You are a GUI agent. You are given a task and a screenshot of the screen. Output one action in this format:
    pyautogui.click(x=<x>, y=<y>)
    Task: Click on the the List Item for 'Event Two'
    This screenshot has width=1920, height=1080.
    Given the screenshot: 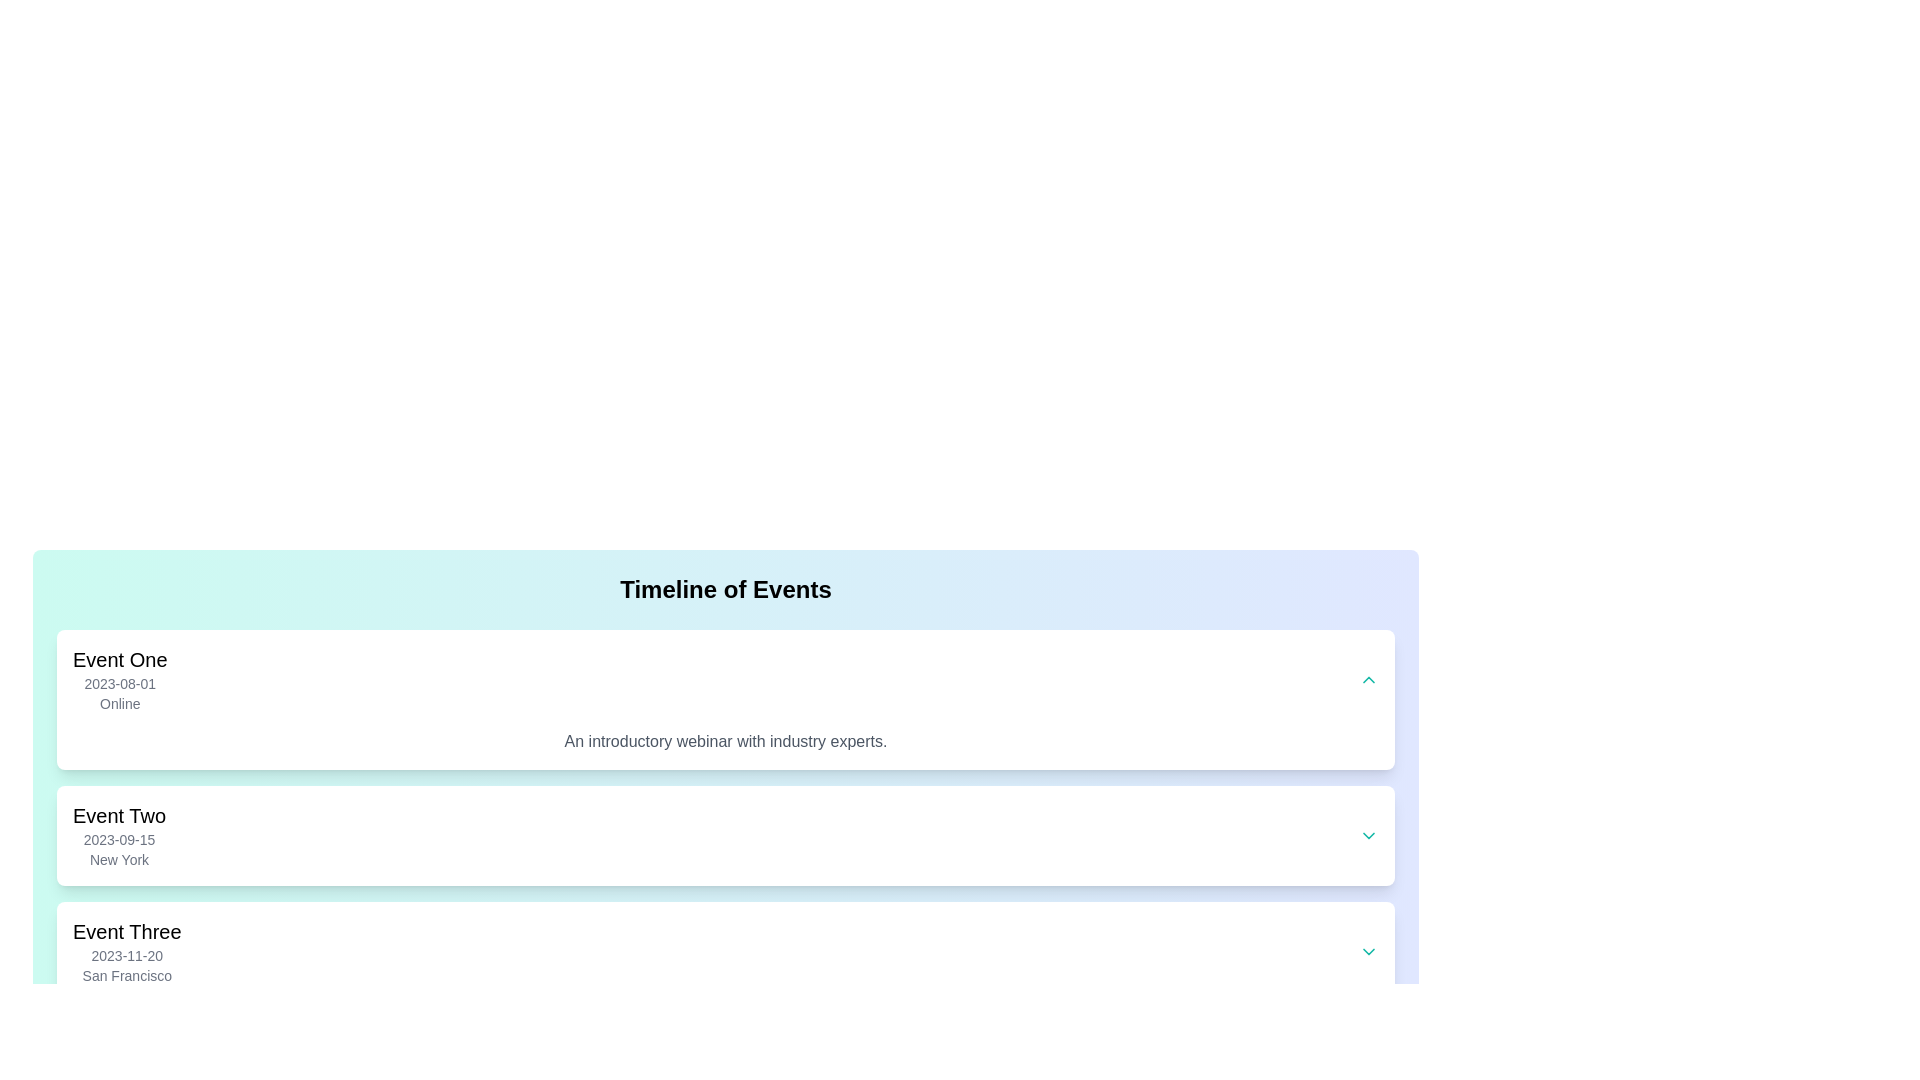 What is the action you would take?
    pyautogui.click(x=724, y=836)
    